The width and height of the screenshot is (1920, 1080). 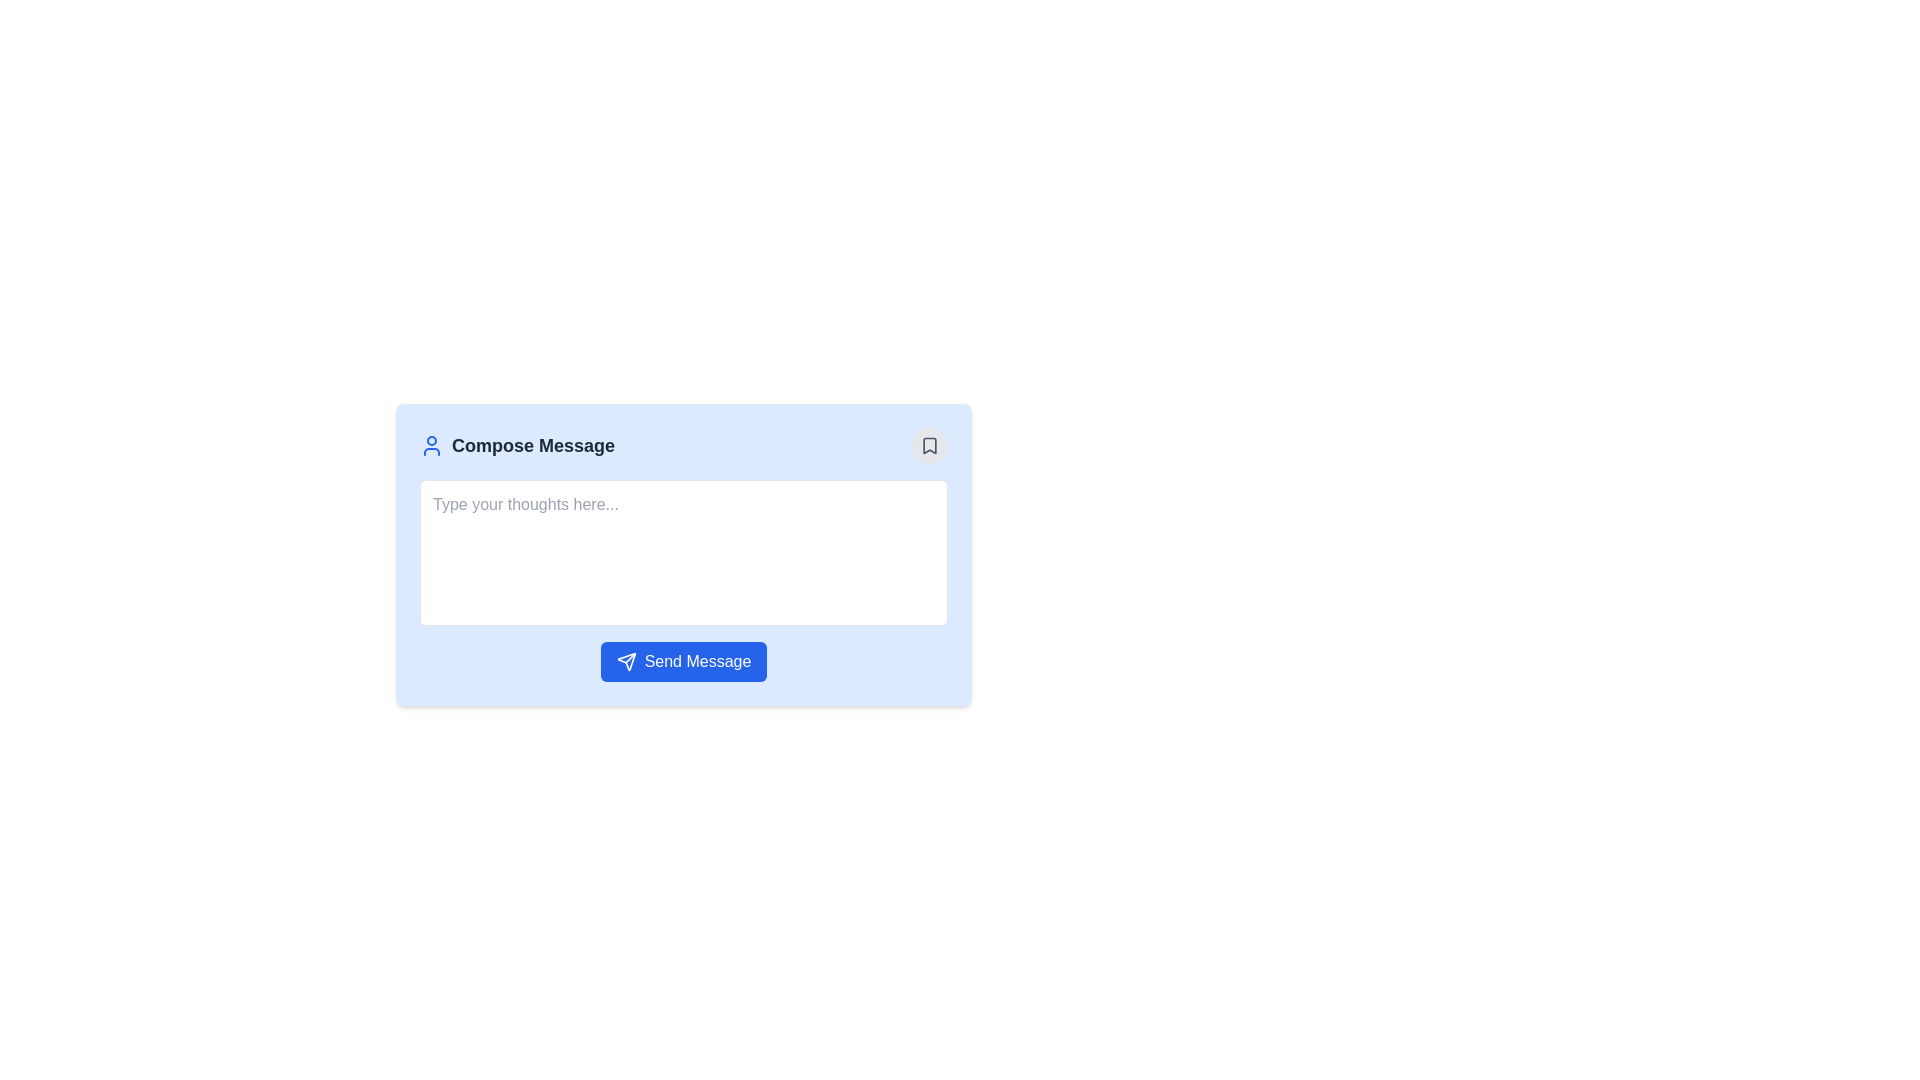 What do you see at coordinates (929, 445) in the screenshot?
I see `the bookmark icon located in the upper-right corner of the 'Compose Message' card interface` at bounding box center [929, 445].